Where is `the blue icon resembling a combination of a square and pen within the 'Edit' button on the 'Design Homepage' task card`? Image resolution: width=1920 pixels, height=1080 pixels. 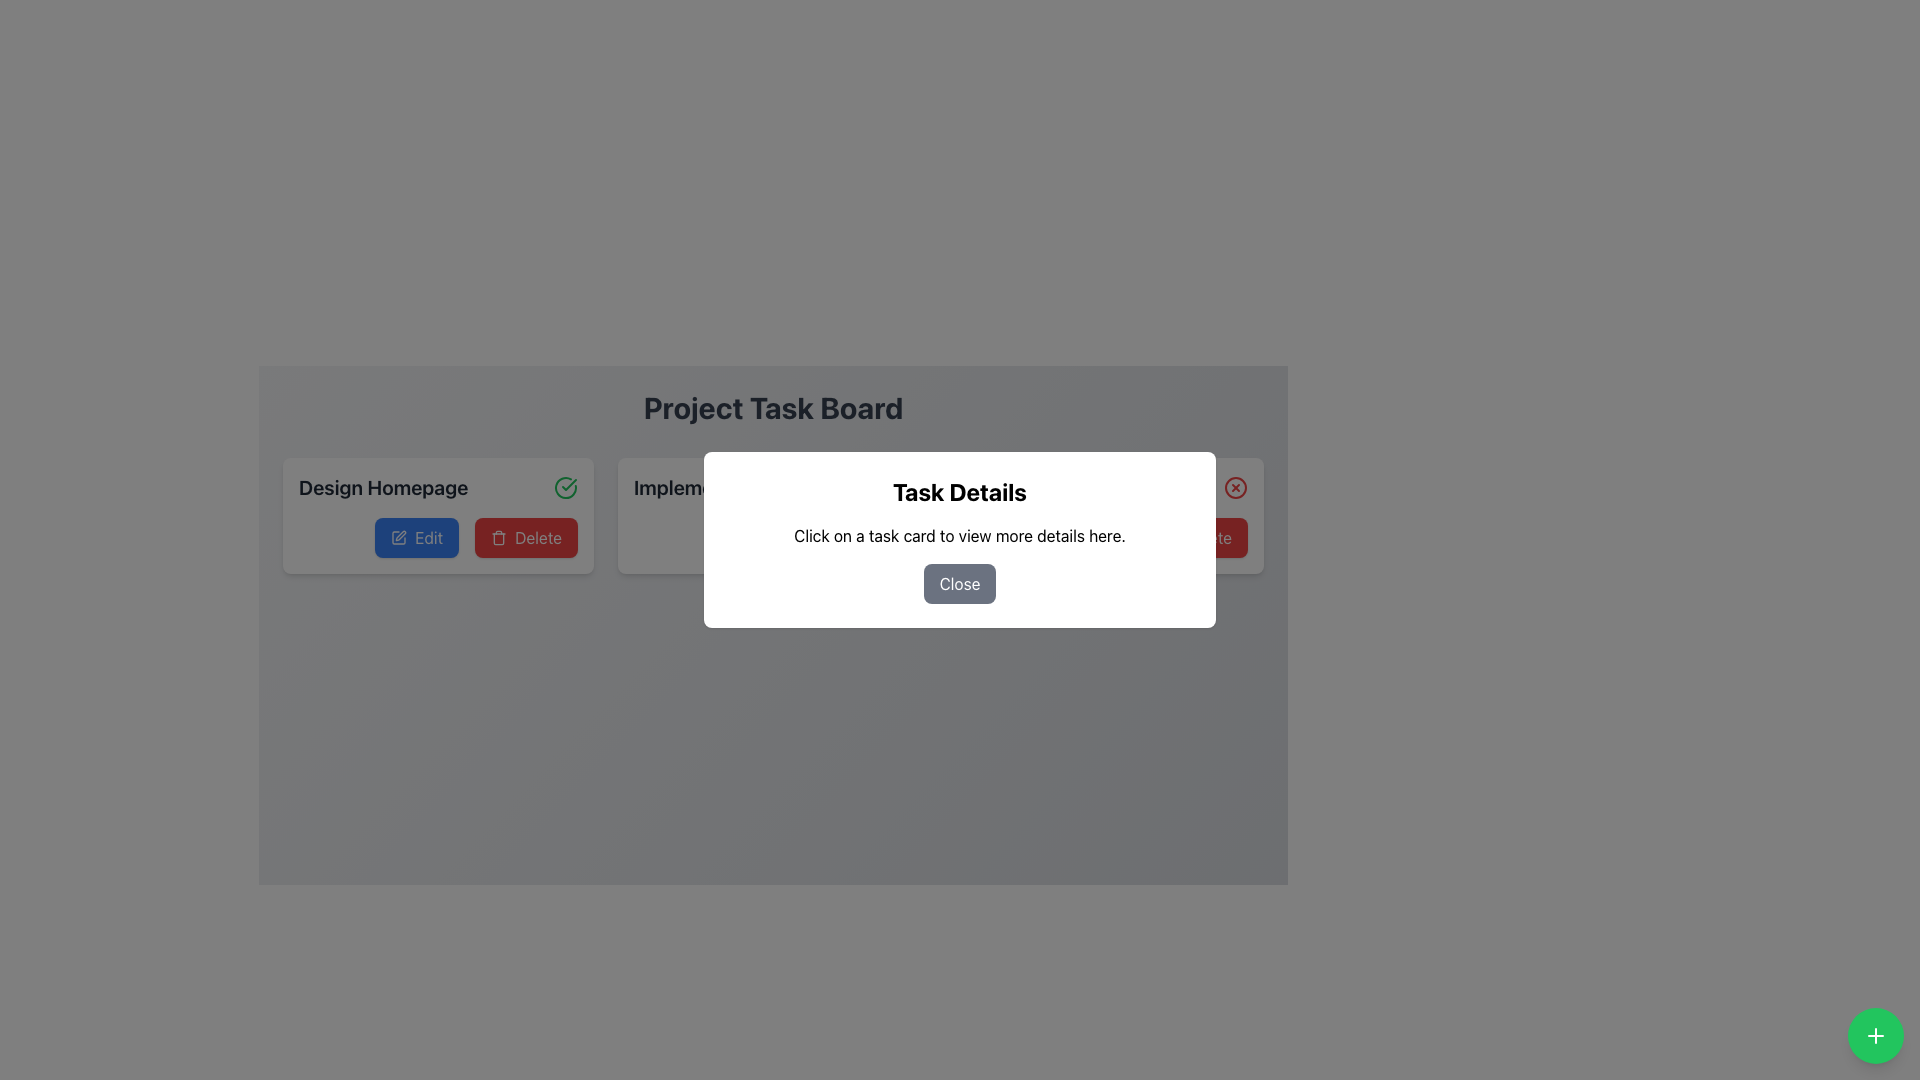
the blue icon resembling a combination of a square and pen within the 'Edit' button on the 'Design Homepage' task card is located at coordinates (399, 536).